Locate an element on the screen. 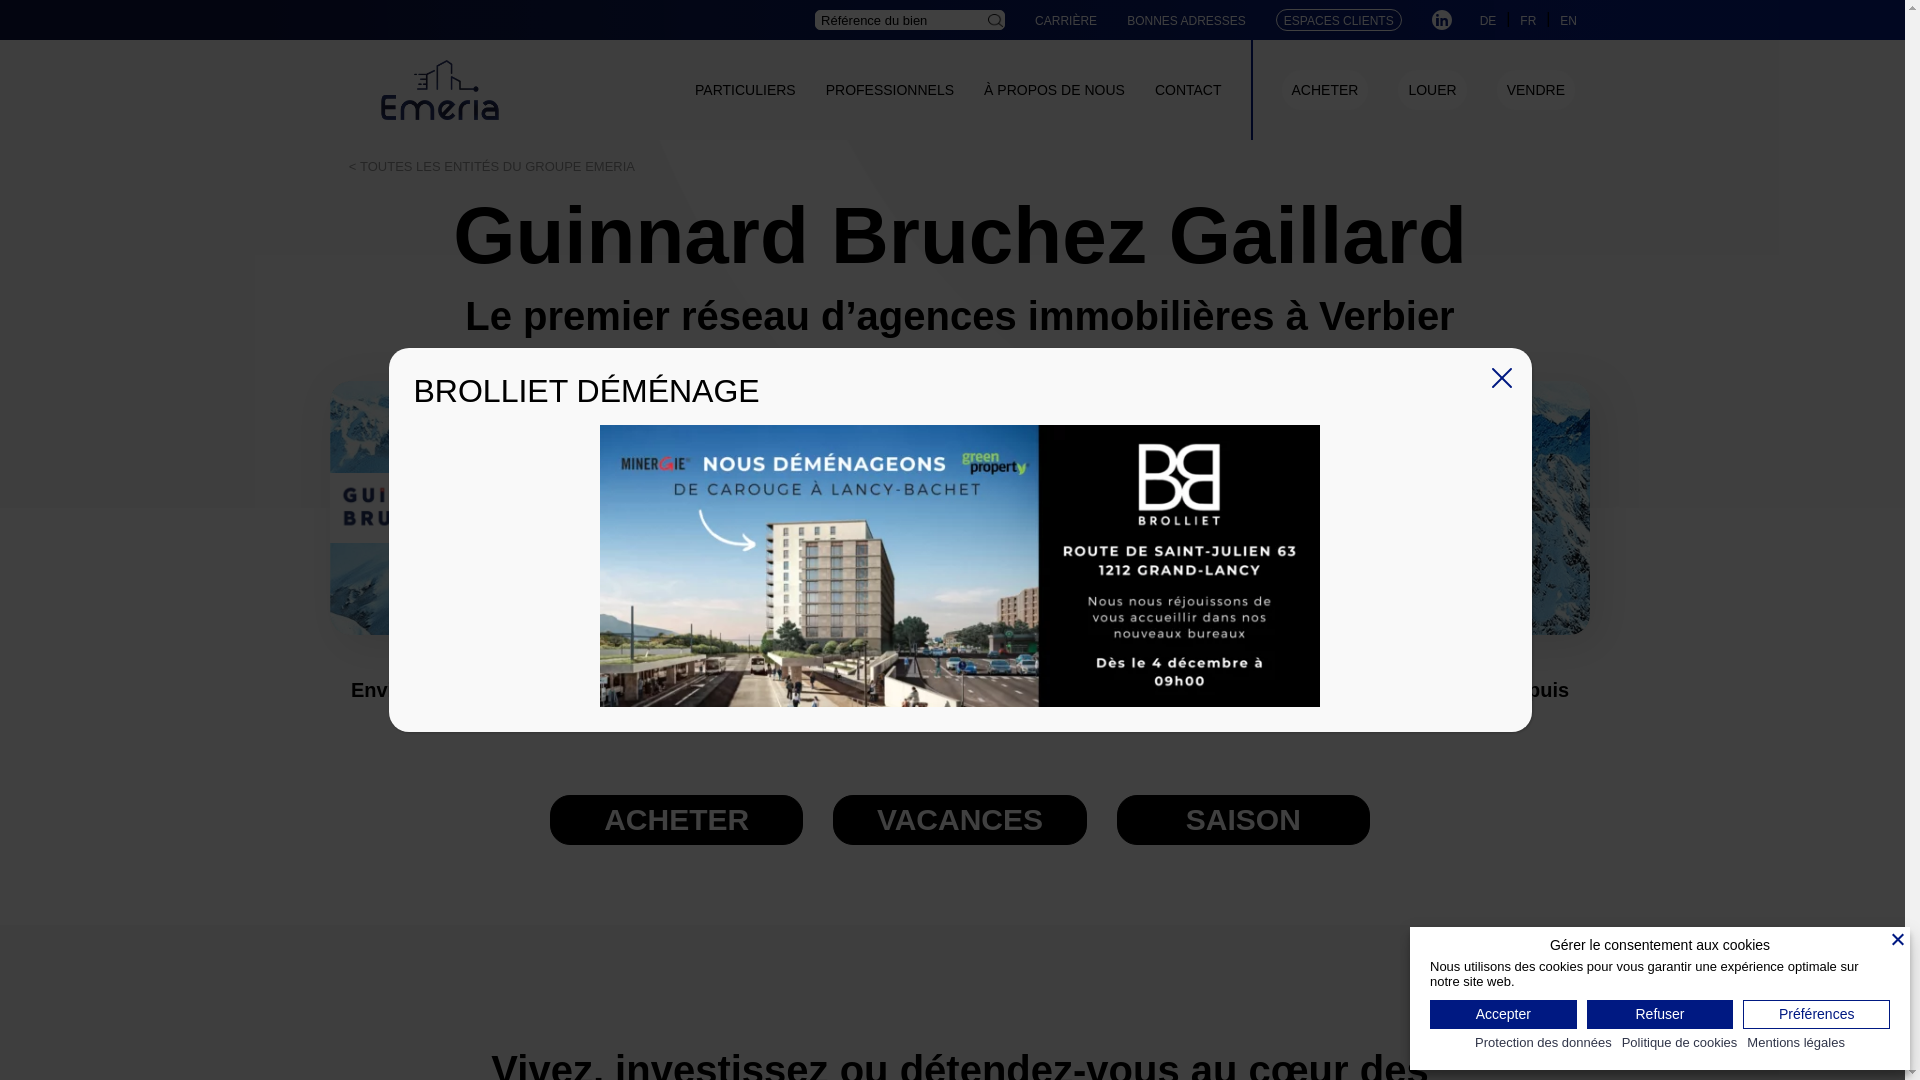 This screenshot has width=1920, height=1080. 'PARTICULIERS' is located at coordinates (744, 88).